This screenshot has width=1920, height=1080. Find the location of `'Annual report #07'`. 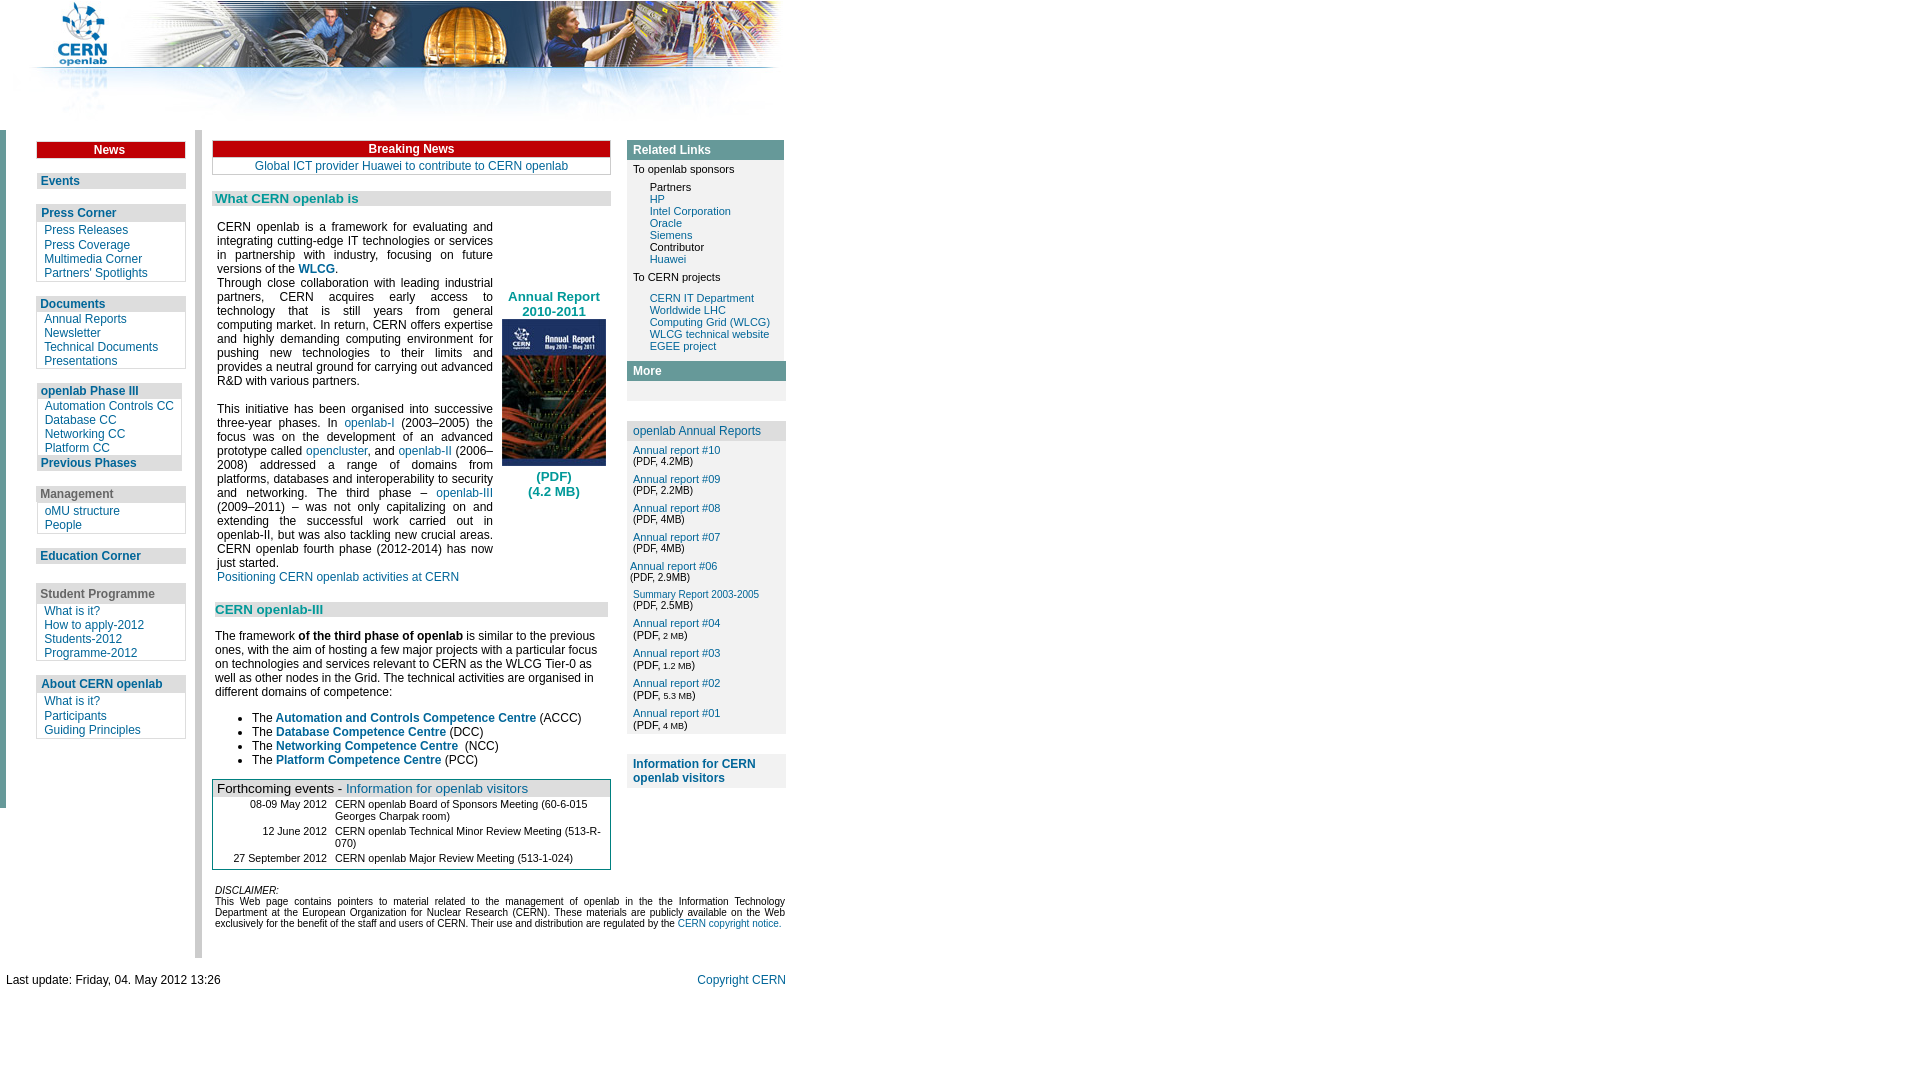

'Annual report #07' is located at coordinates (632, 535).